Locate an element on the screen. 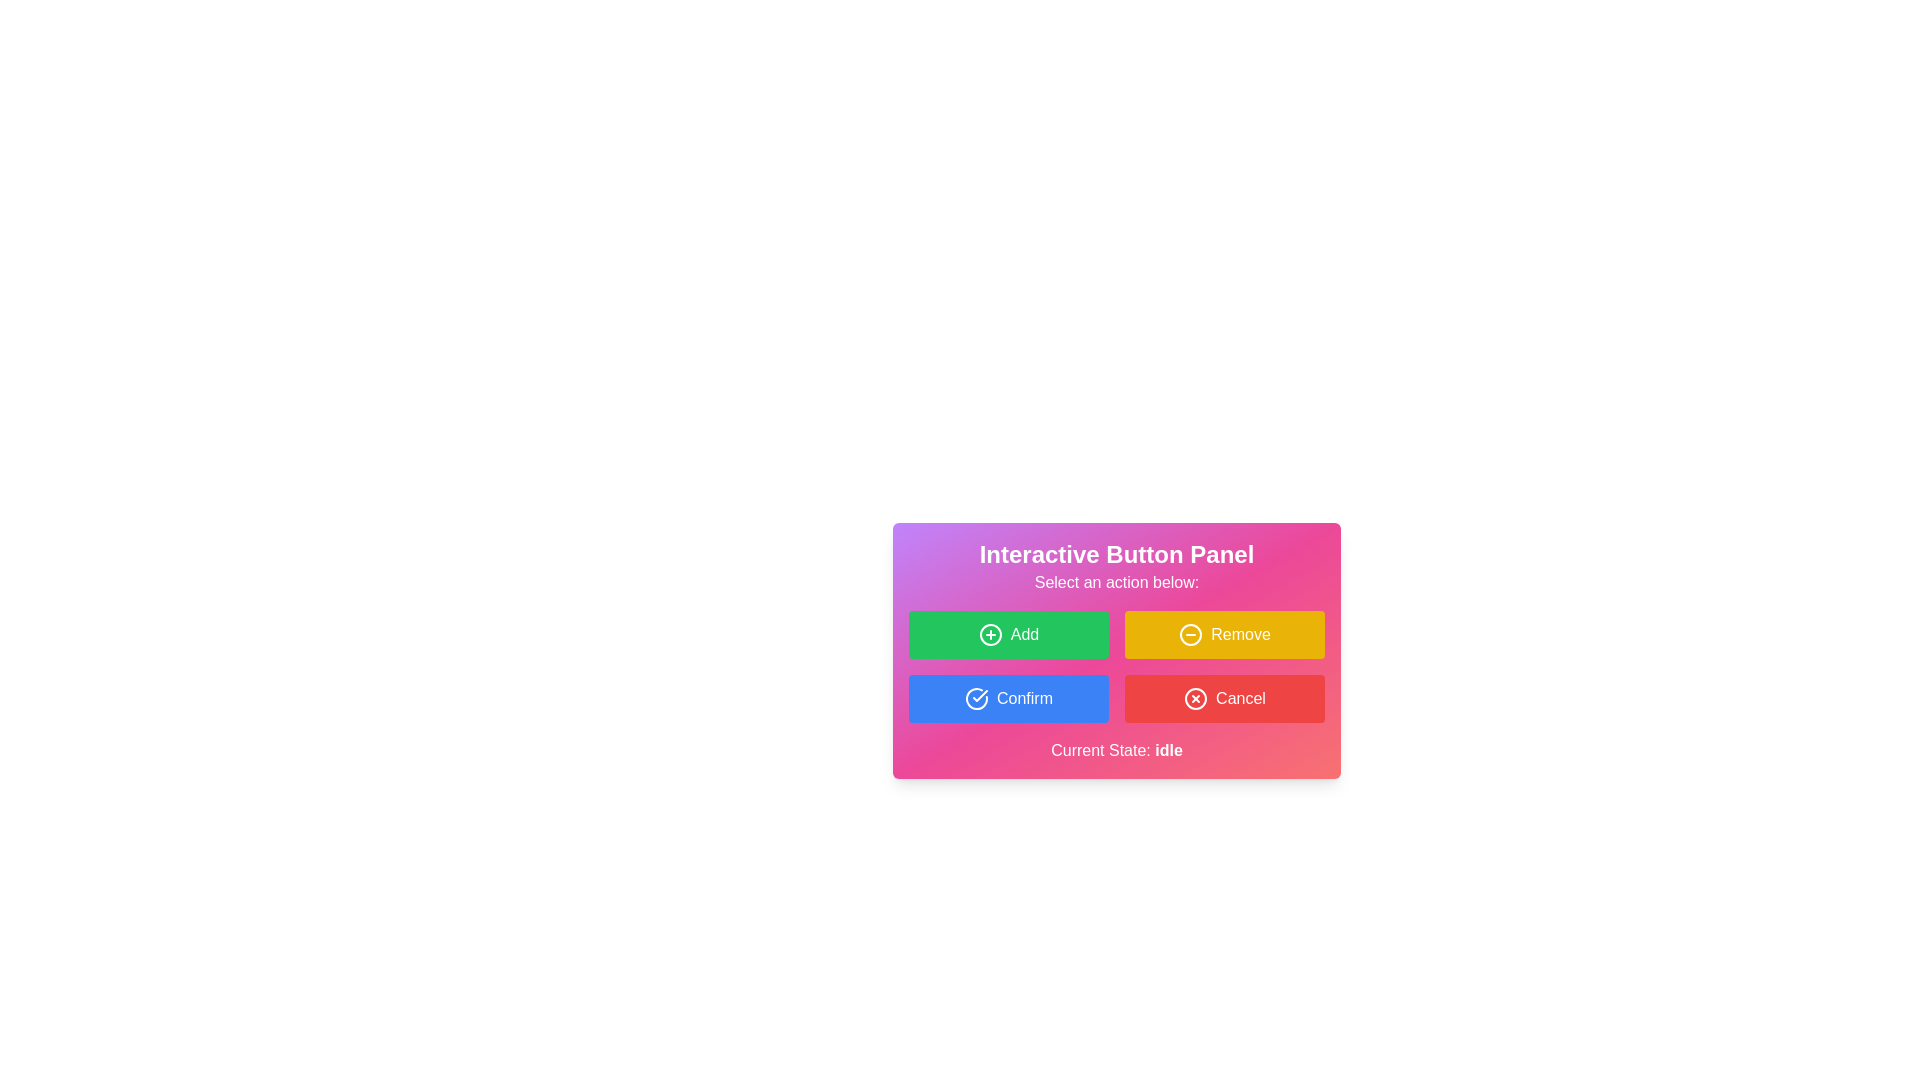 This screenshot has height=1080, width=1920. the circular-shaped icon with a green ring and a white internal cross, which is located beside the 'Add' label in the top-left corner of the button layout is located at coordinates (990, 635).